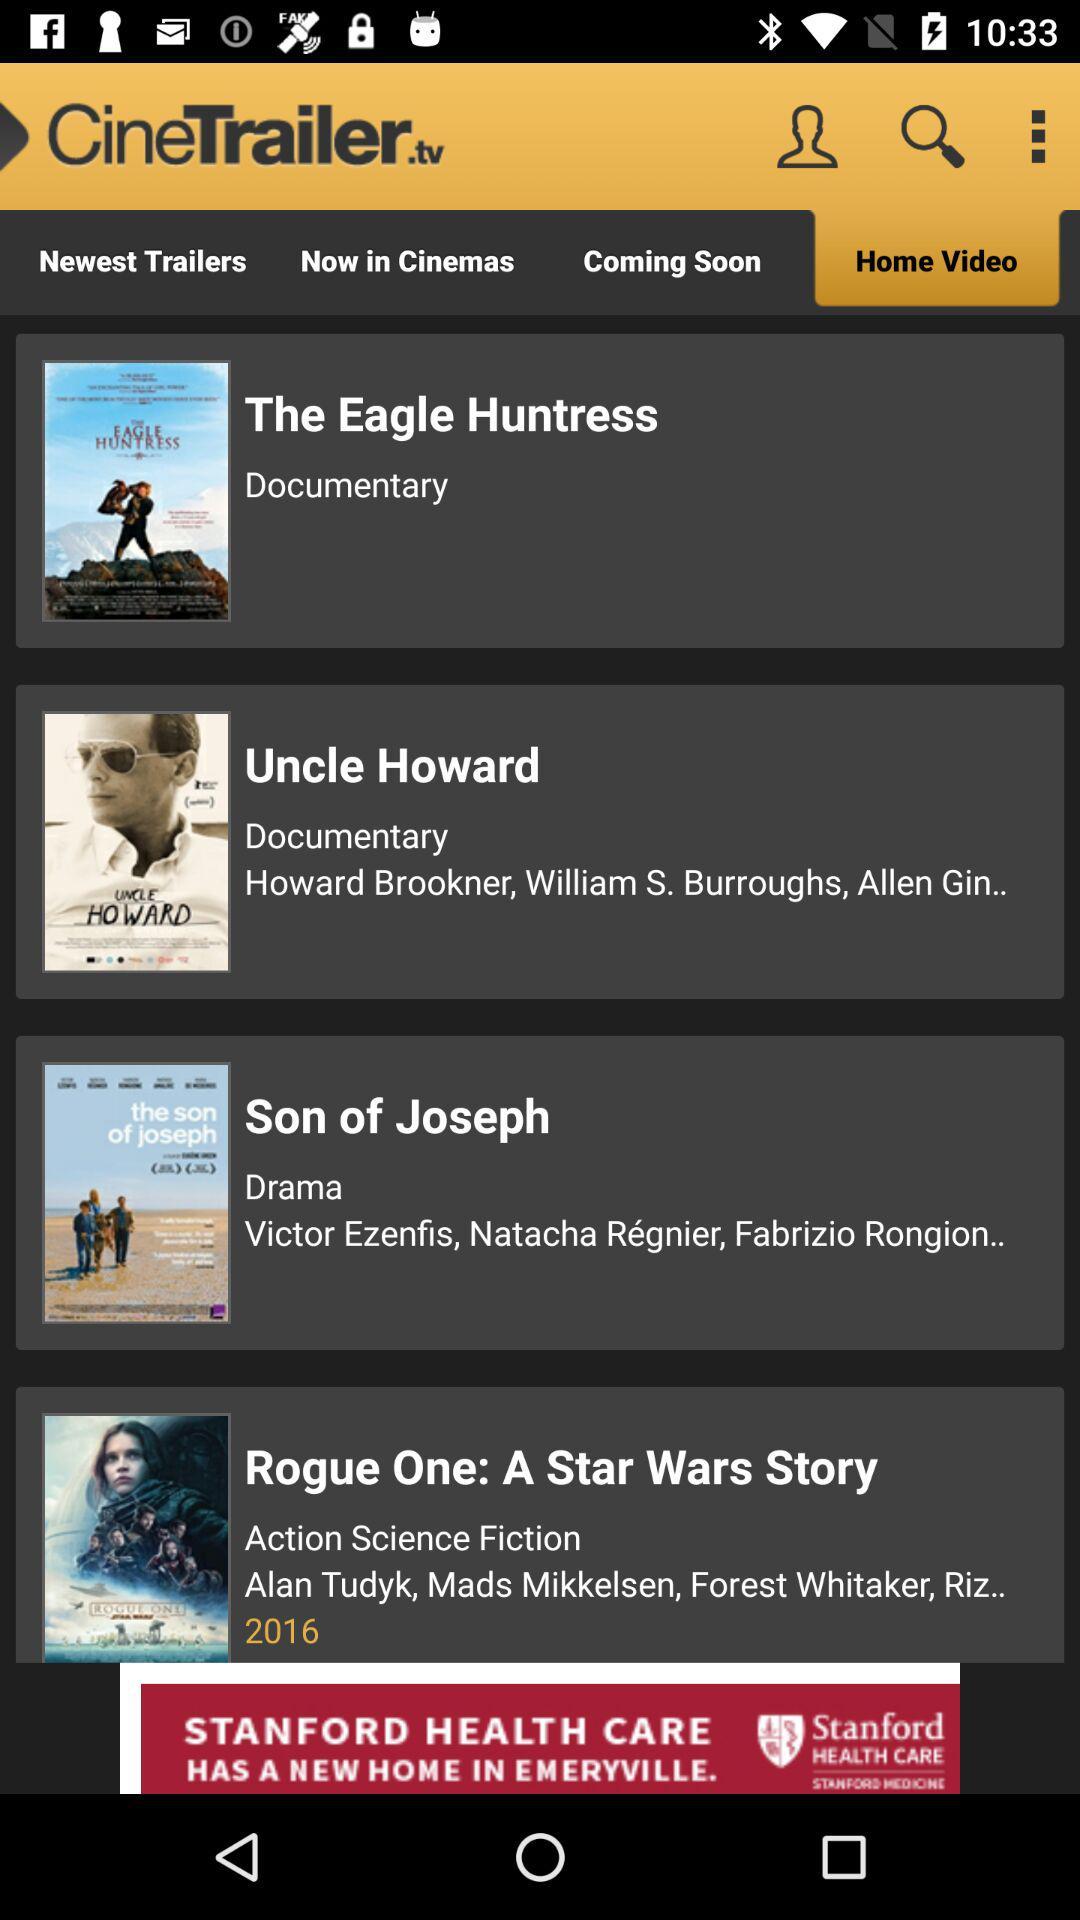 Image resolution: width=1080 pixels, height=1920 pixels. What do you see at coordinates (628, 1582) in the screenshot?
I see `alan tudyk mads icon` at bounding box center [628, 1582].